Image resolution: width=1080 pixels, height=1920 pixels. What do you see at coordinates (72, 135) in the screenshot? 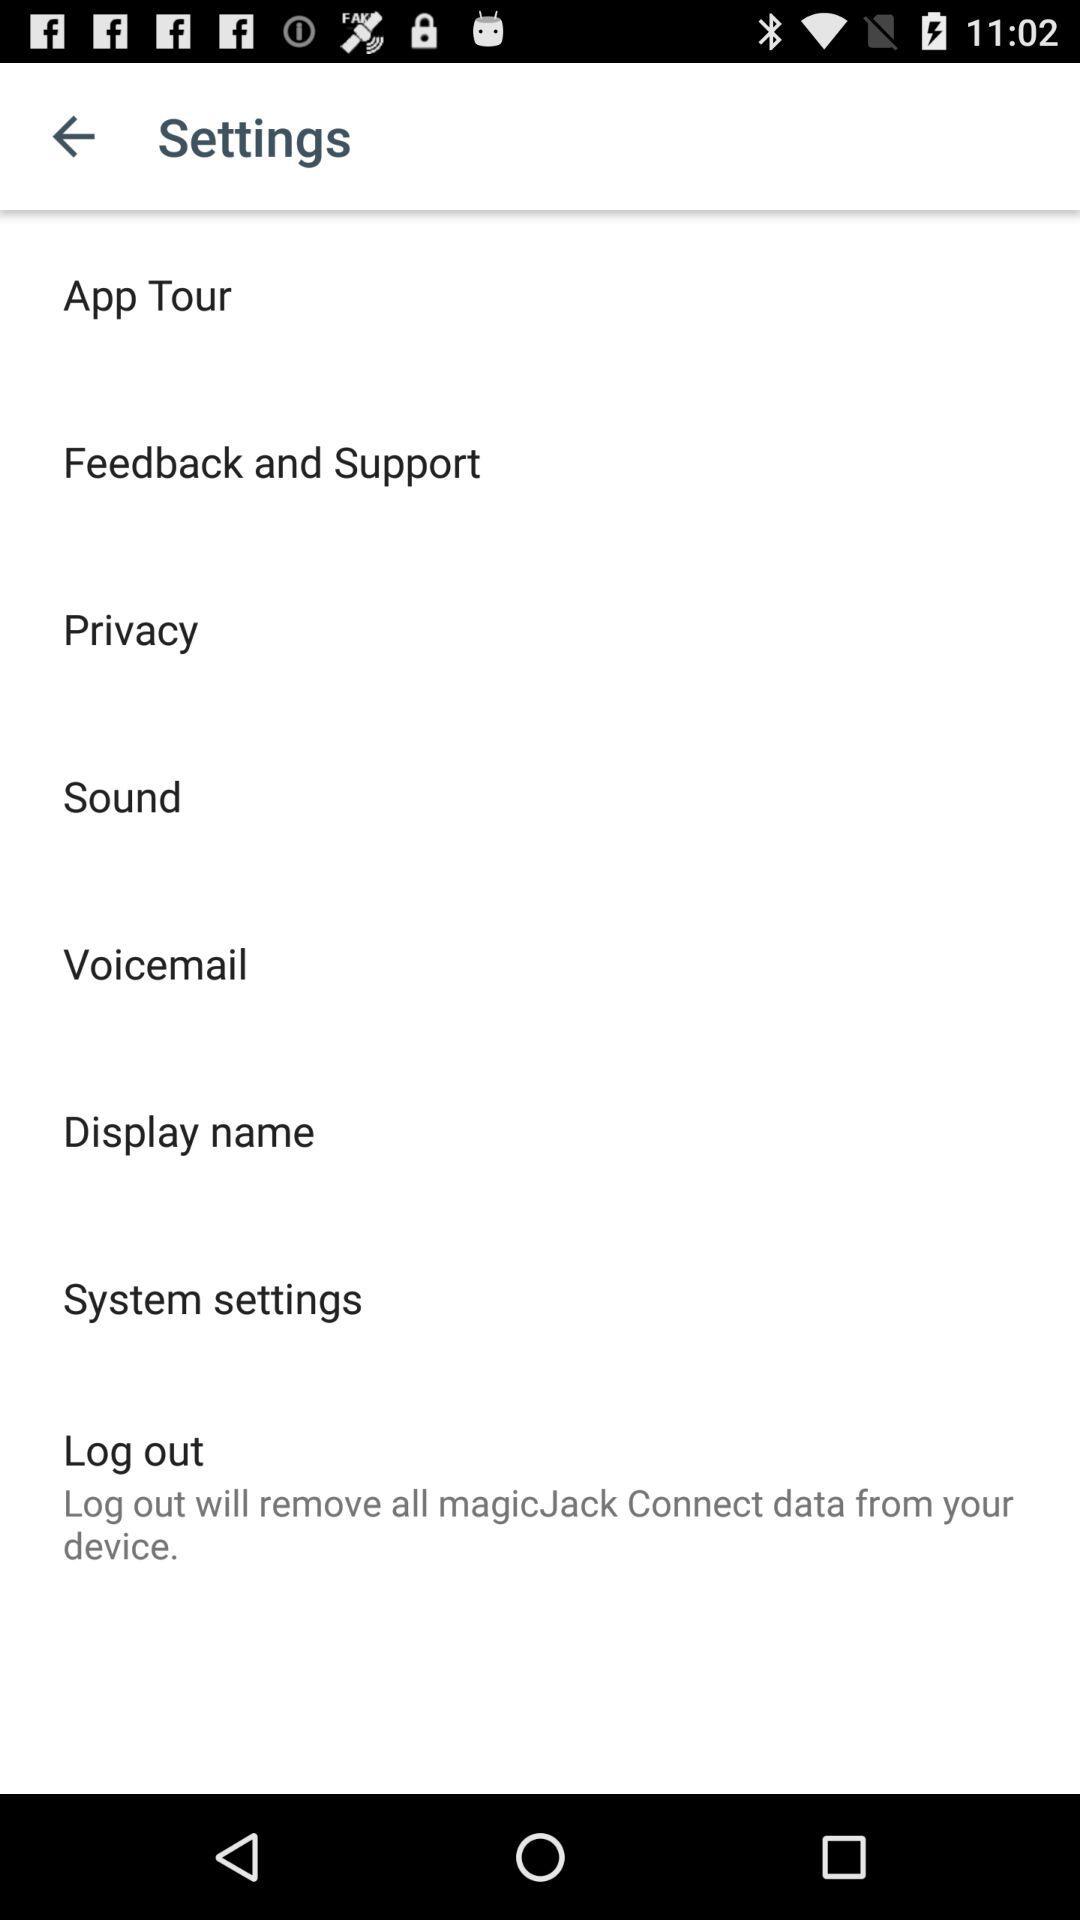
I see `the item next to the settings icon` at bounding box center [72, 135].